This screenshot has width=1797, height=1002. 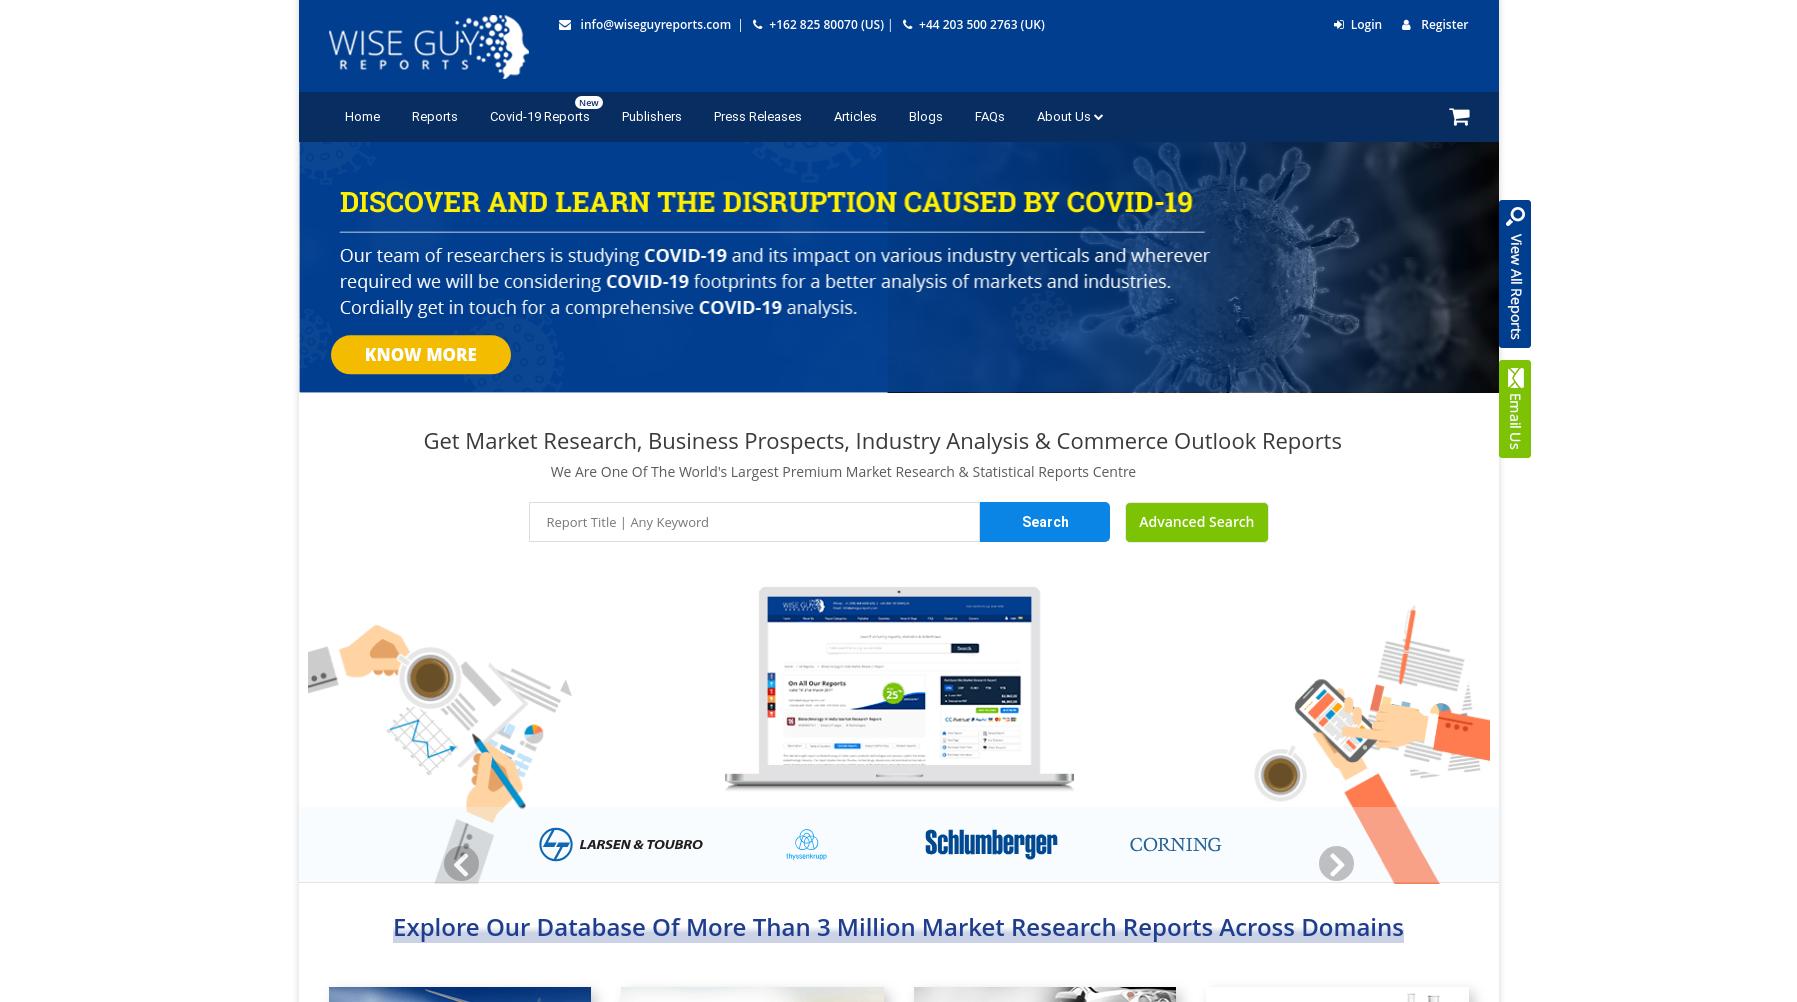 What do you see at coordinates (880, 437) in the screenshot?
I see `'Get Market Research, Business Prospects, Industry Analysis & Commerce Outlook Reports'` at bounding box center [880, 437].